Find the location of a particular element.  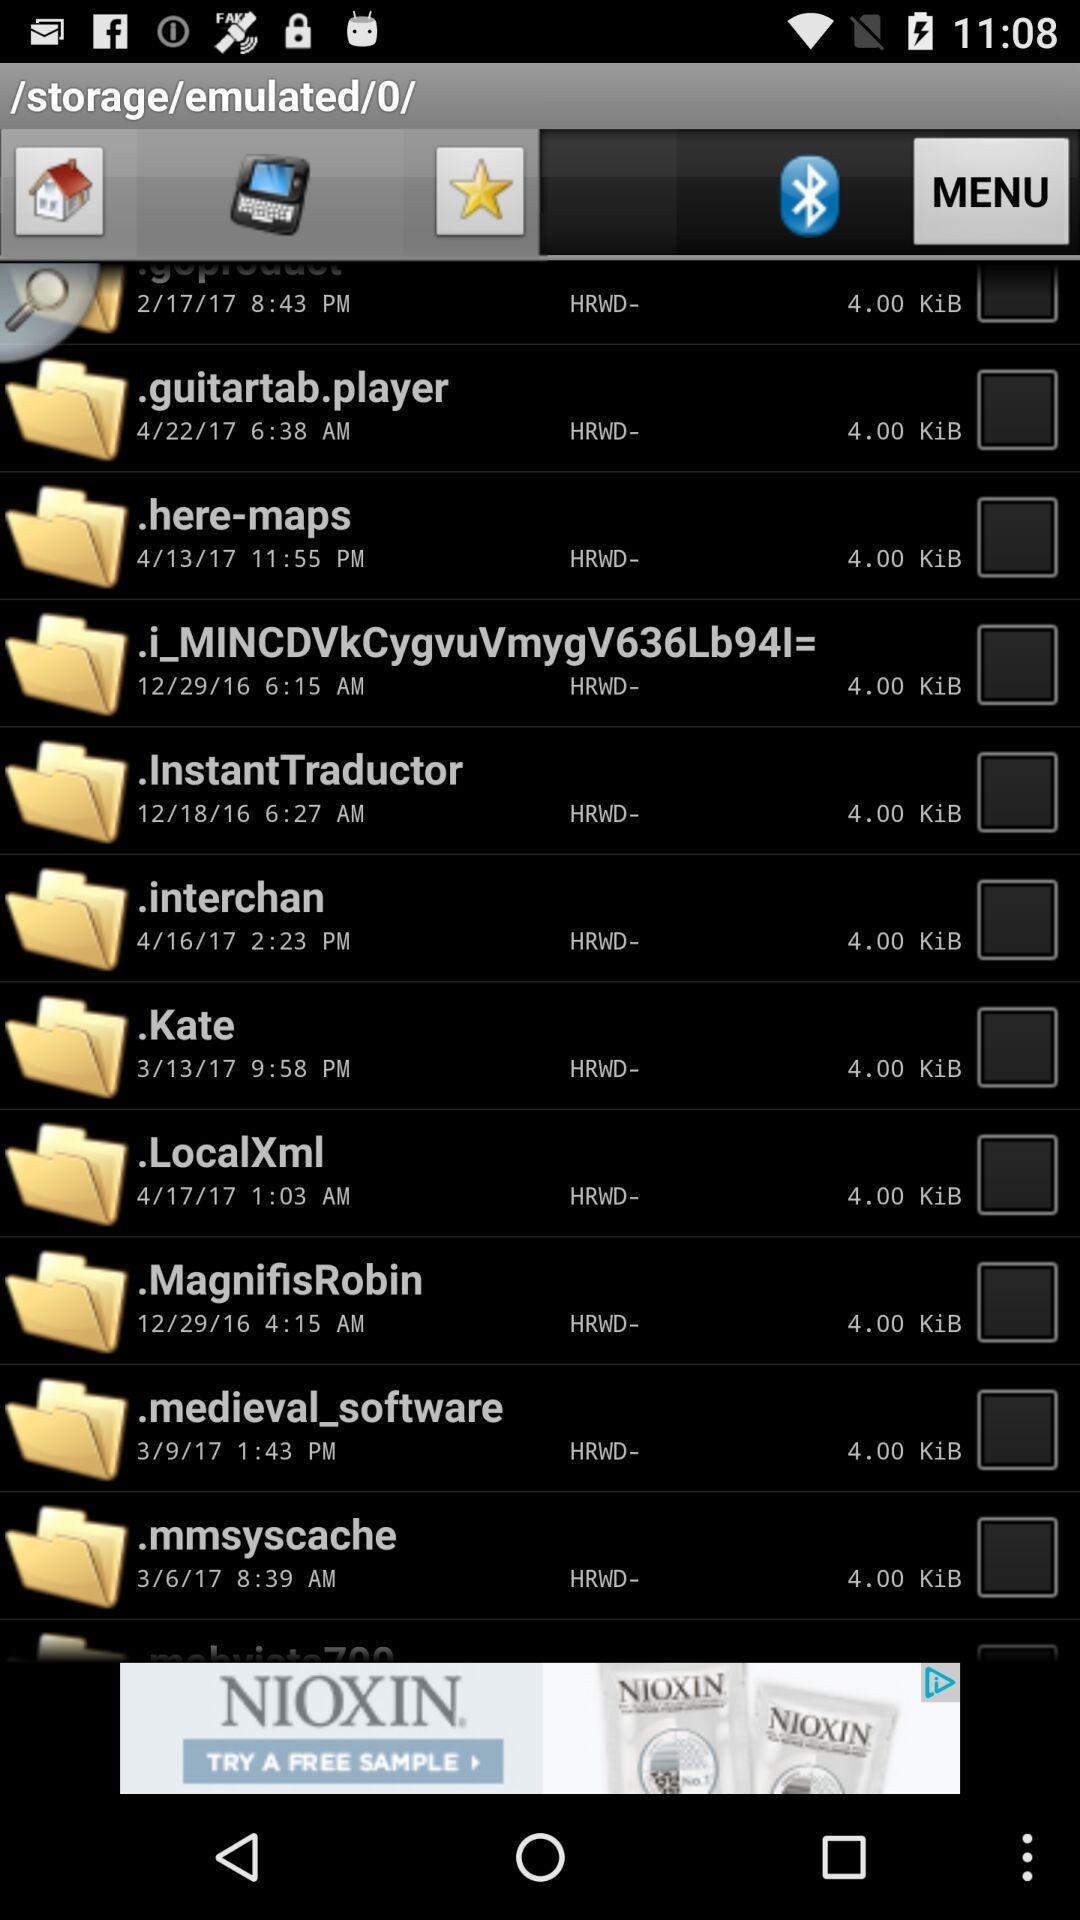

star symbol is located at coordinates (480, 196).